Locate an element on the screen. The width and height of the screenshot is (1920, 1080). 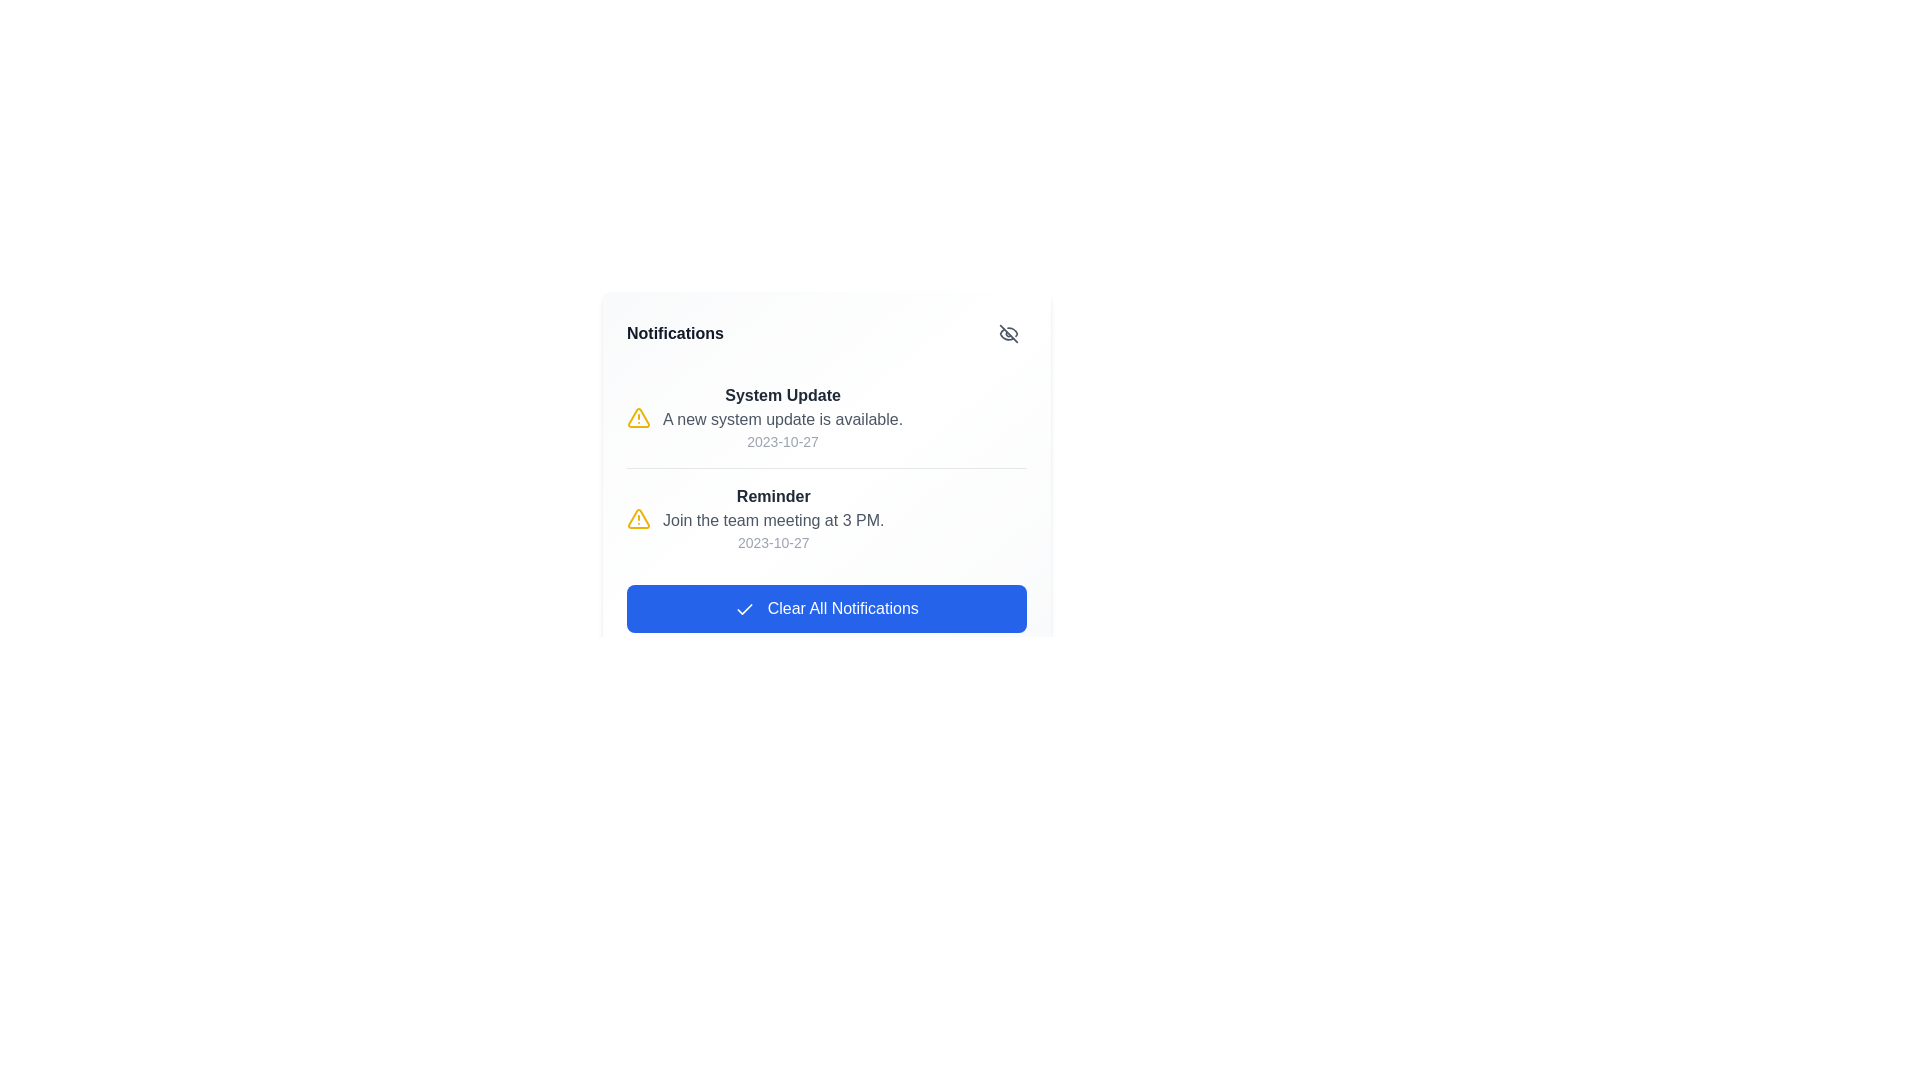
the notification item titled 'System Update' which includes three lines of text indicating a new system update is available, located in the notifications section is located at coordinates (781, 416).